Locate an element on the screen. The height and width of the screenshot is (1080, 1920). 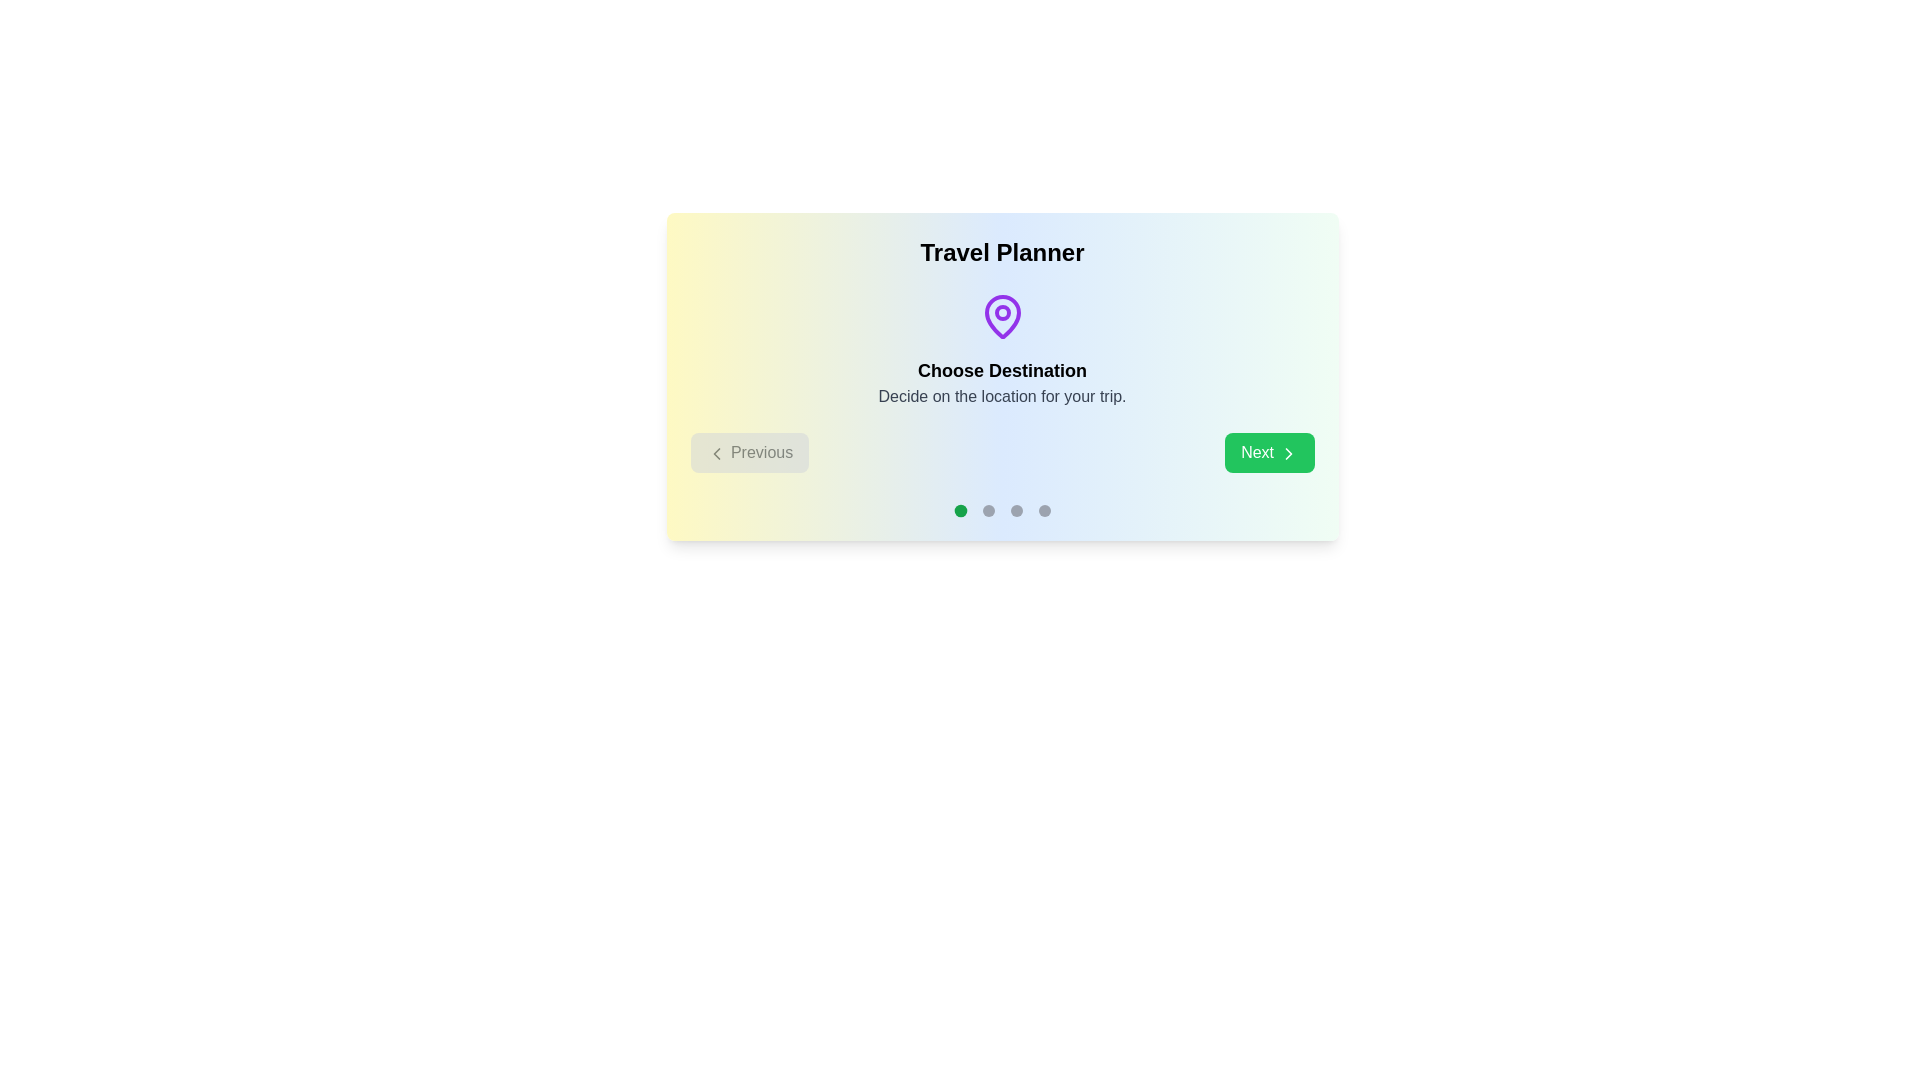
the 'chevron-left' icon, which is part of the 'Previous' navigation button, located at the bottom-left of the interface is located at coordinates (716, 453).